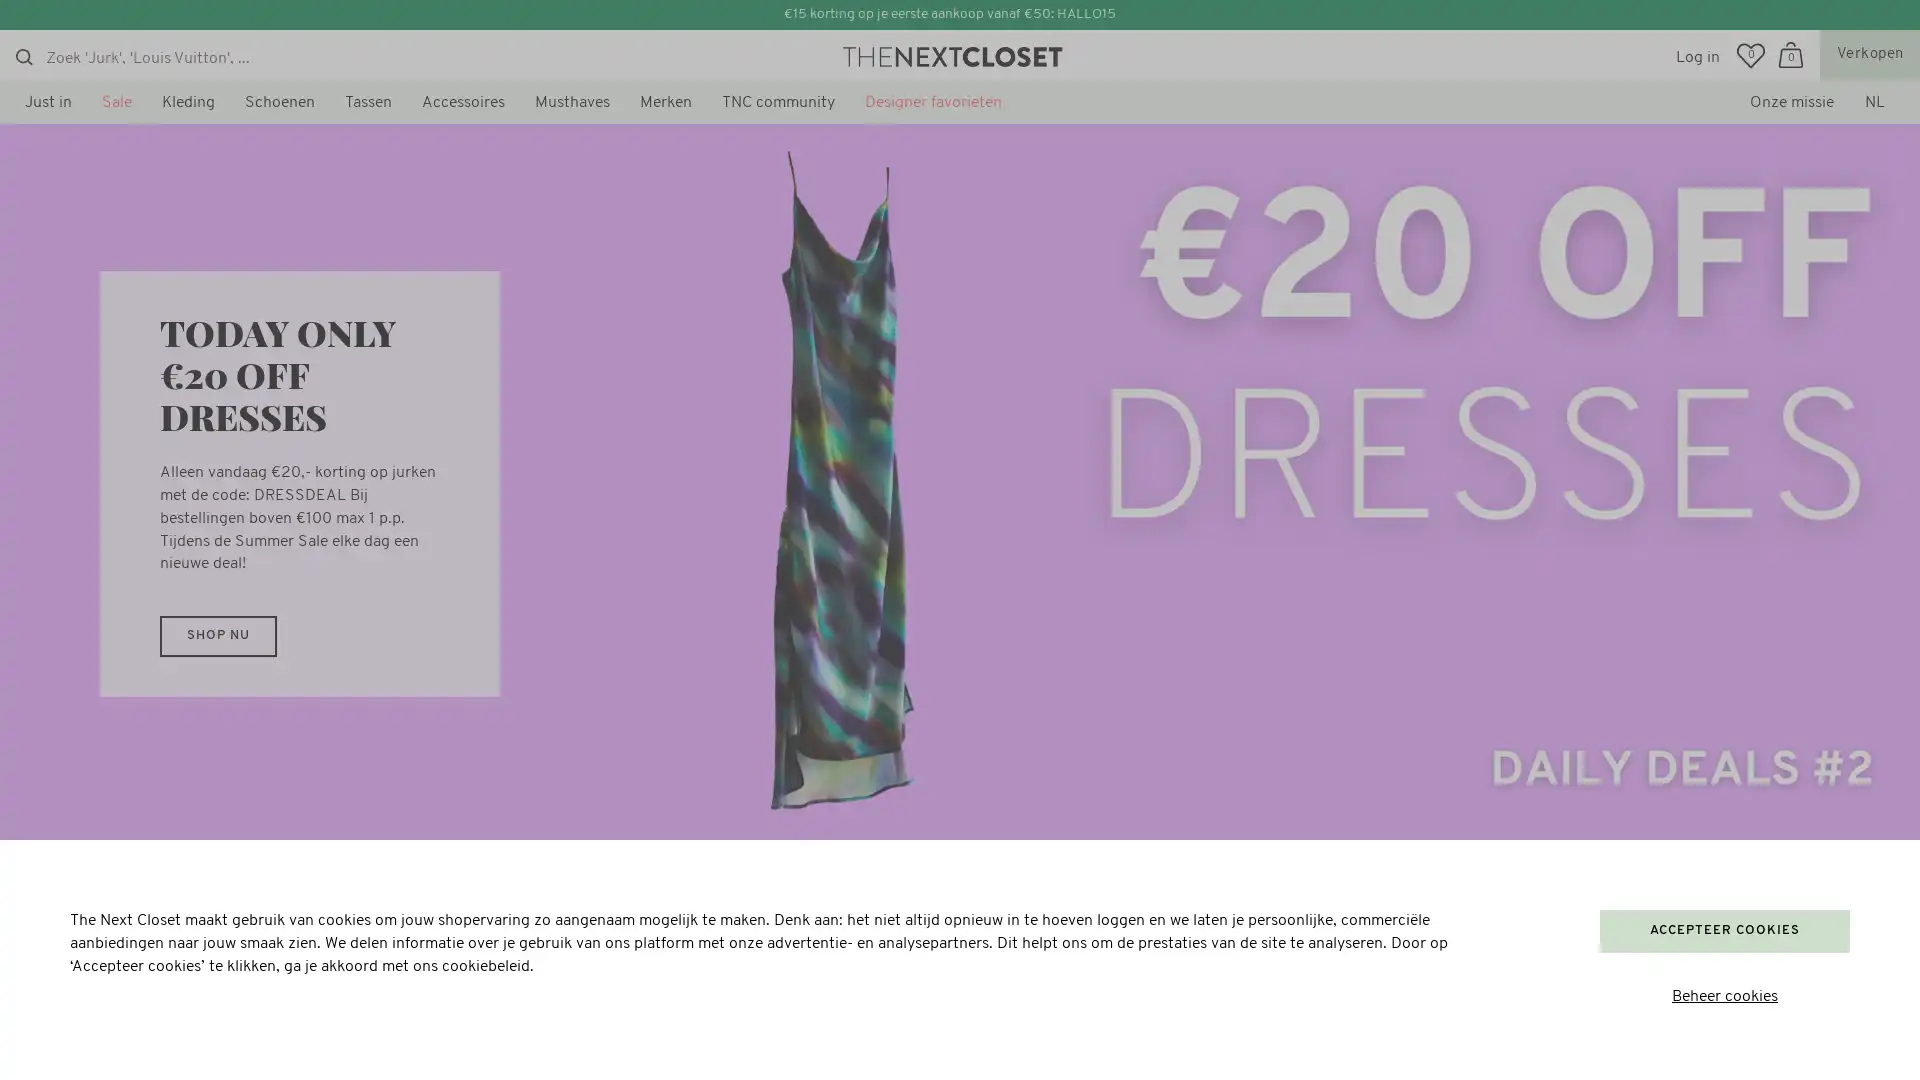 The image size is (1920, 1080). What do you see at coordinates (24, 56) in the screenshot?
I see `Search` at bounding box center [24, 56].